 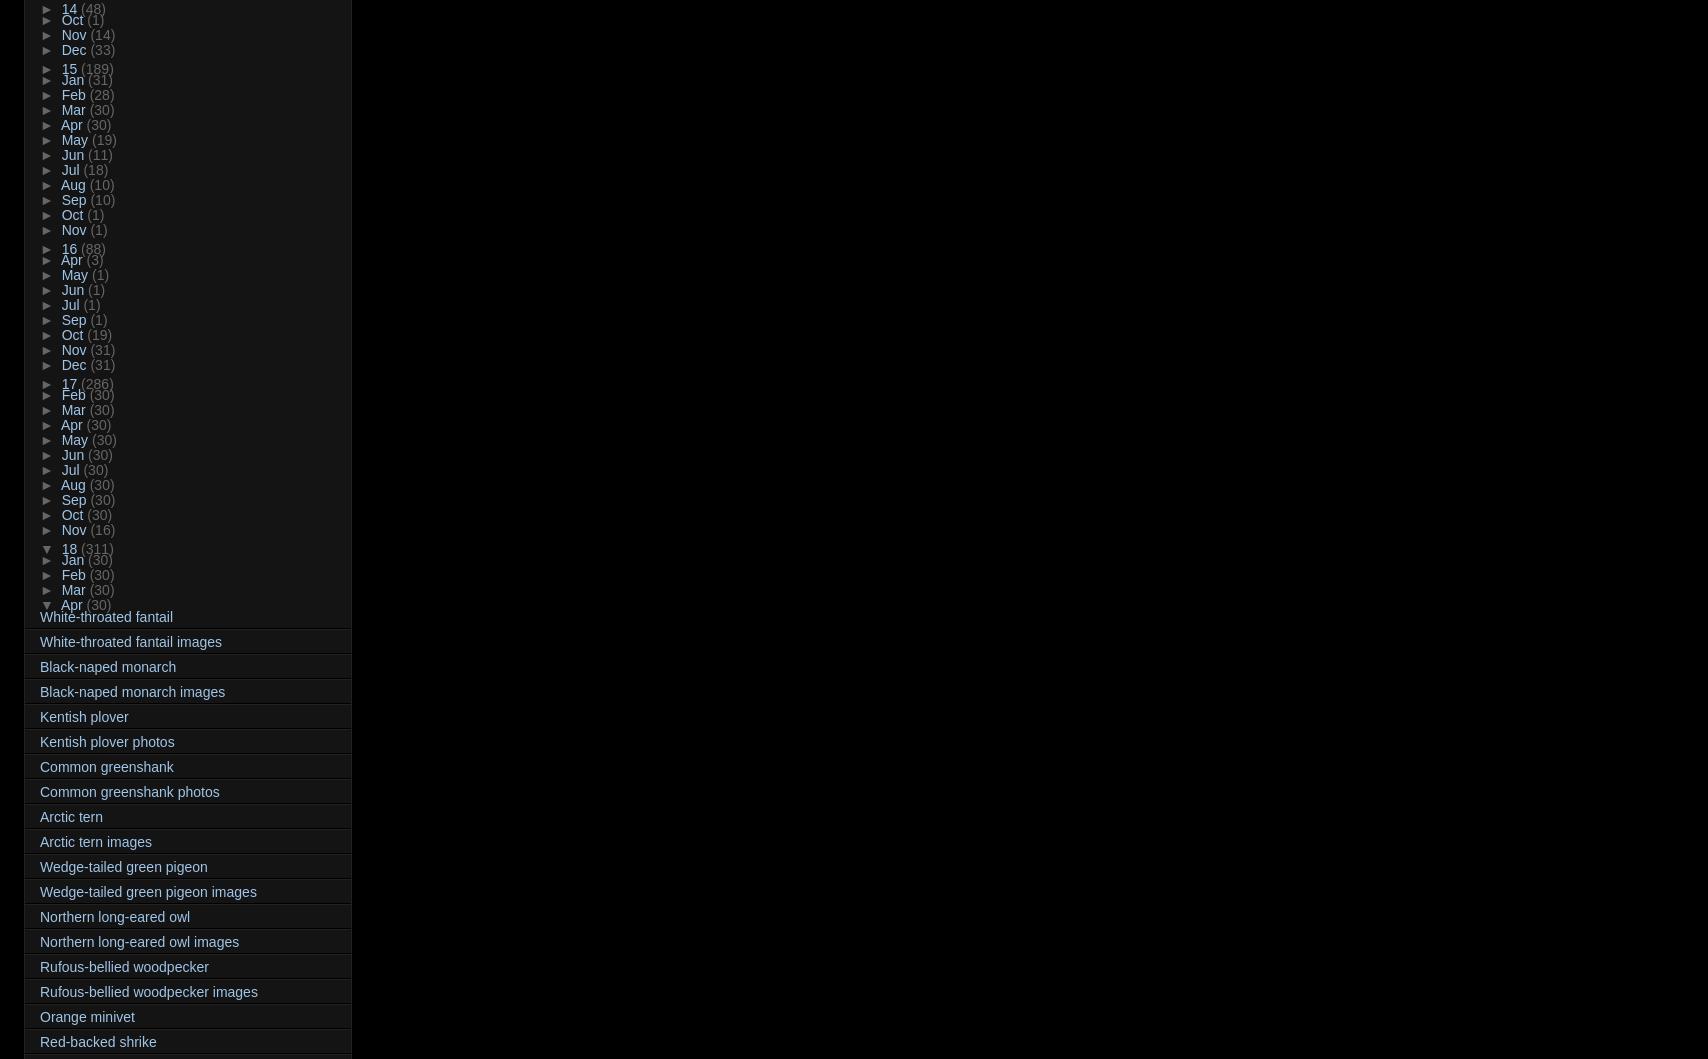 I want to click on 'Northern long-eared owl images', so click(x=139, y=941).